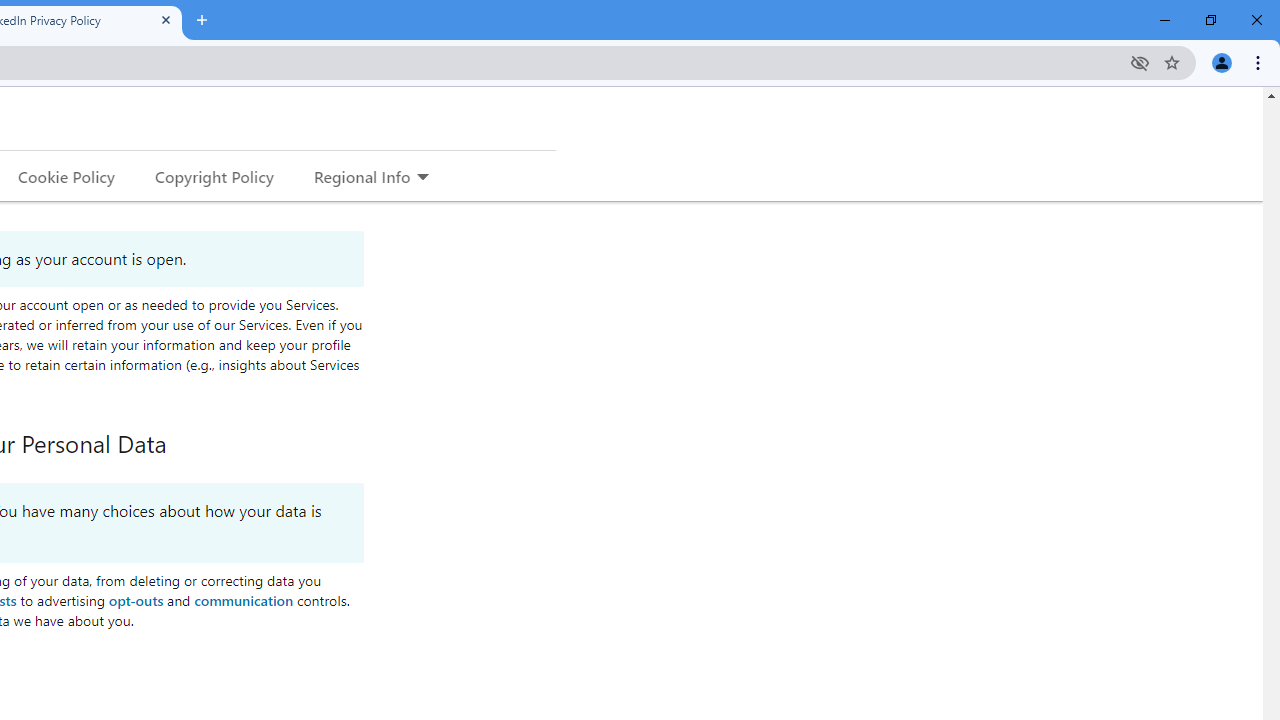 This screenshot has height=720, width=1280. Describe the element at coordinates (134, 598) in the screenshot. I see `'opt-outs'` at that location.